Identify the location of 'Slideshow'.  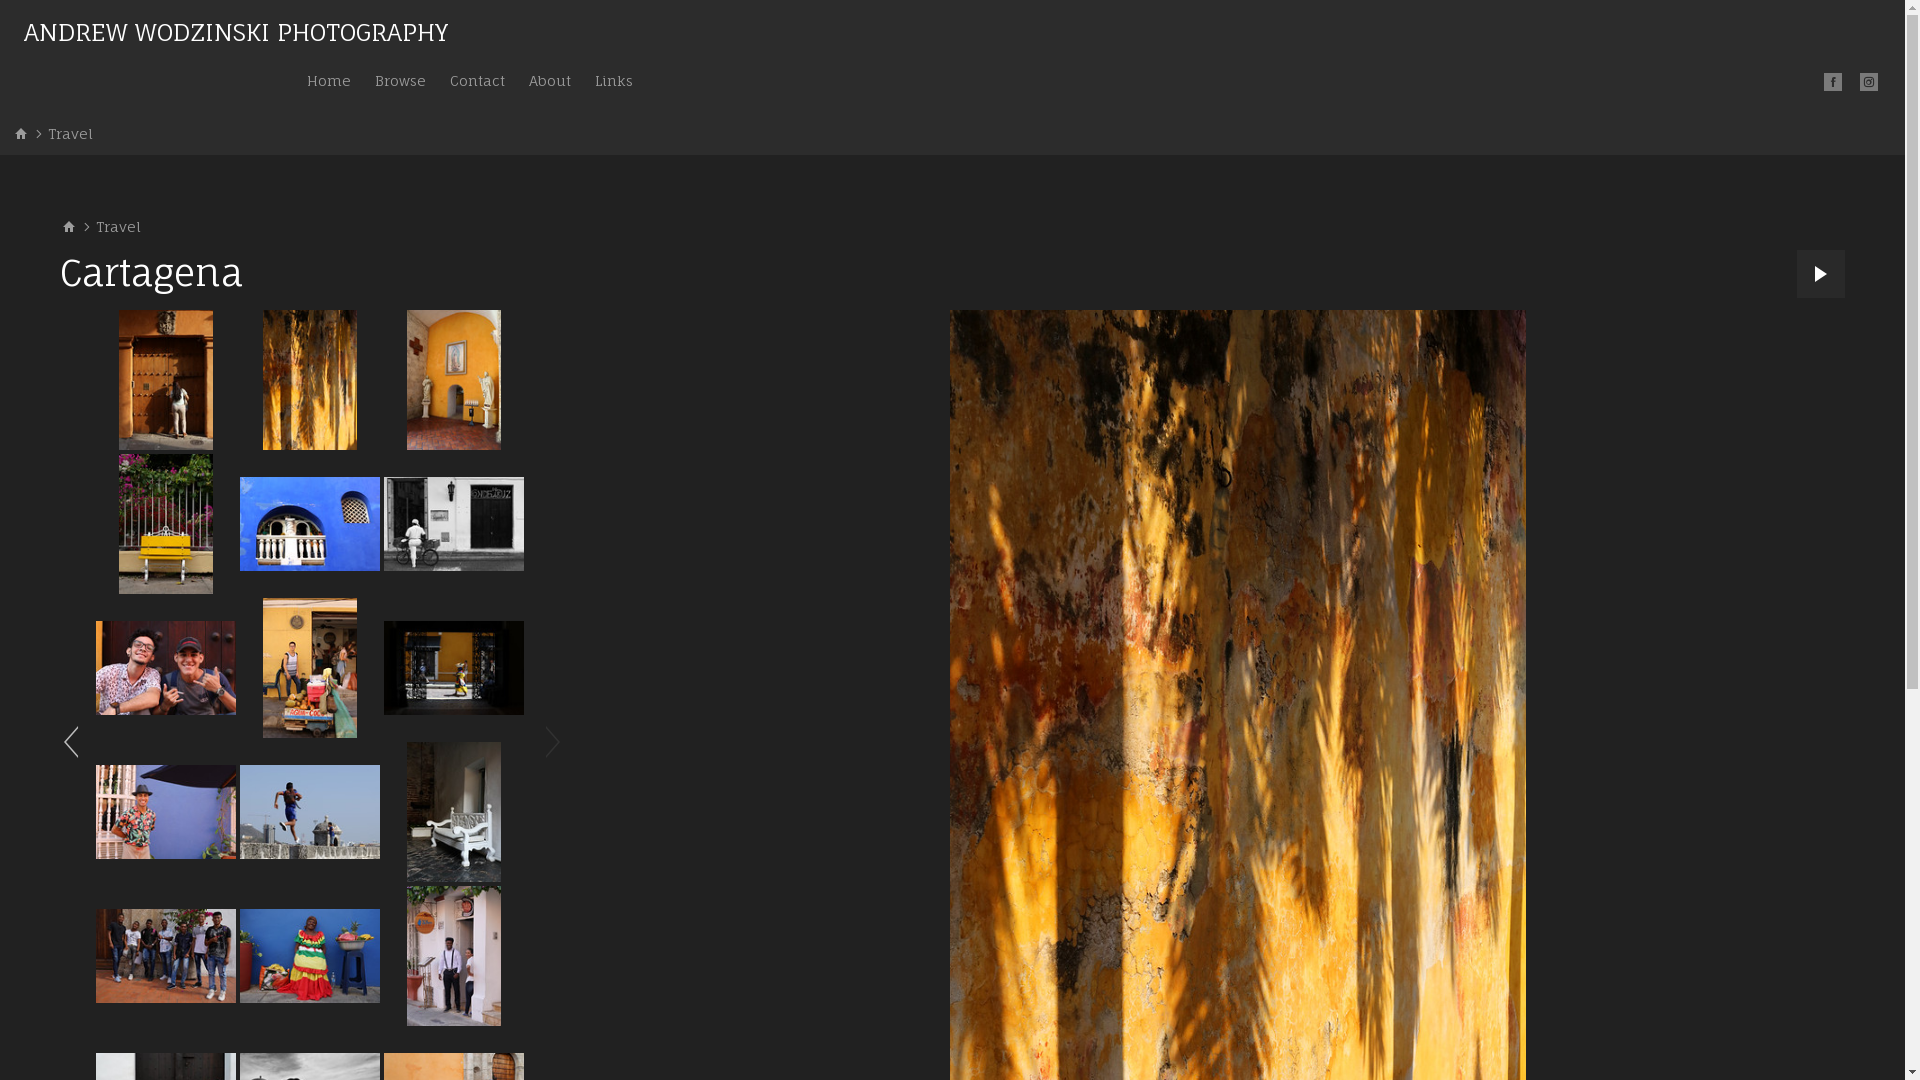
(1820, 273).